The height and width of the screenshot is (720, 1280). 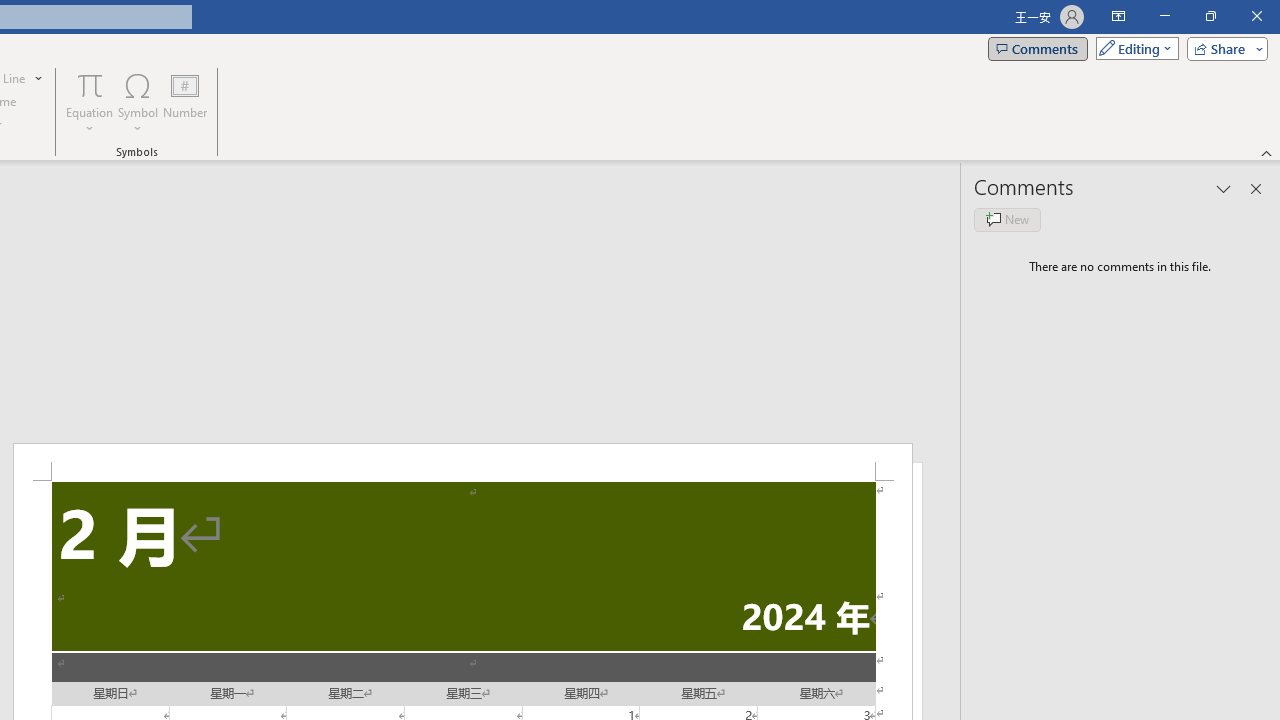 What do you see at coordinates (89, 121) in the screenshot?
I see `'More Options'` at bounding box center [89, 121].